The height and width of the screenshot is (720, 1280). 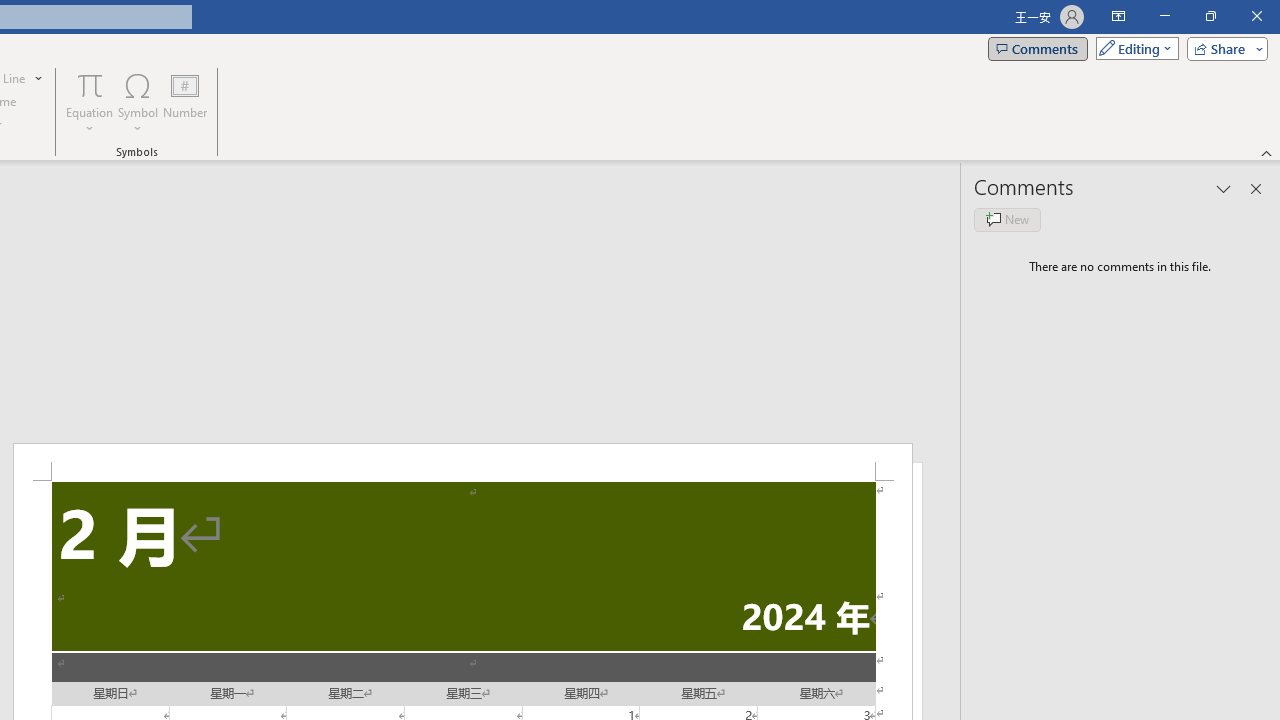 What do you see at coordinates (89, 121) in the screenshot?
I see `'More Options'` at bounding box center [89, 121].